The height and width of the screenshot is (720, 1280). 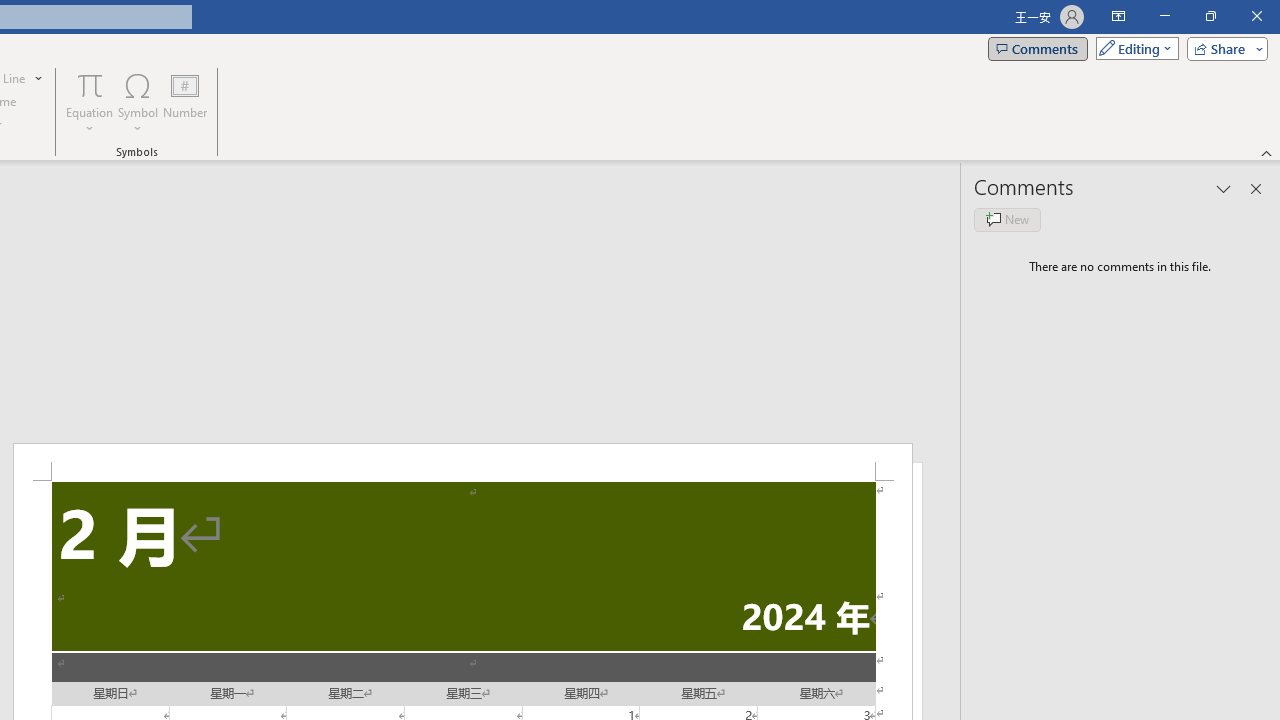 What do you see at coordinates (89, 121) in the screenshot?
I see `'More Options'` at bounding box center [89, 121].